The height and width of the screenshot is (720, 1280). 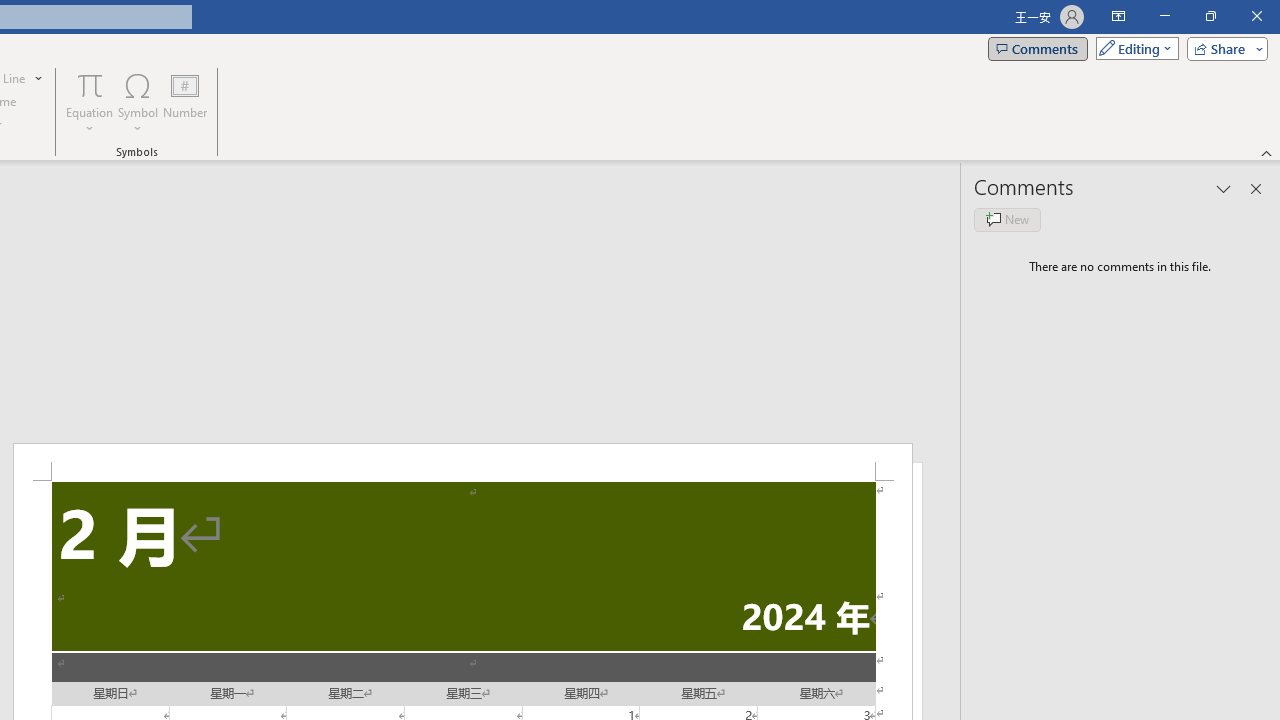 What do you see at coordinates (89, 121) in the screenshot?
I see `'More Options'` at bounding box center [89, 121].